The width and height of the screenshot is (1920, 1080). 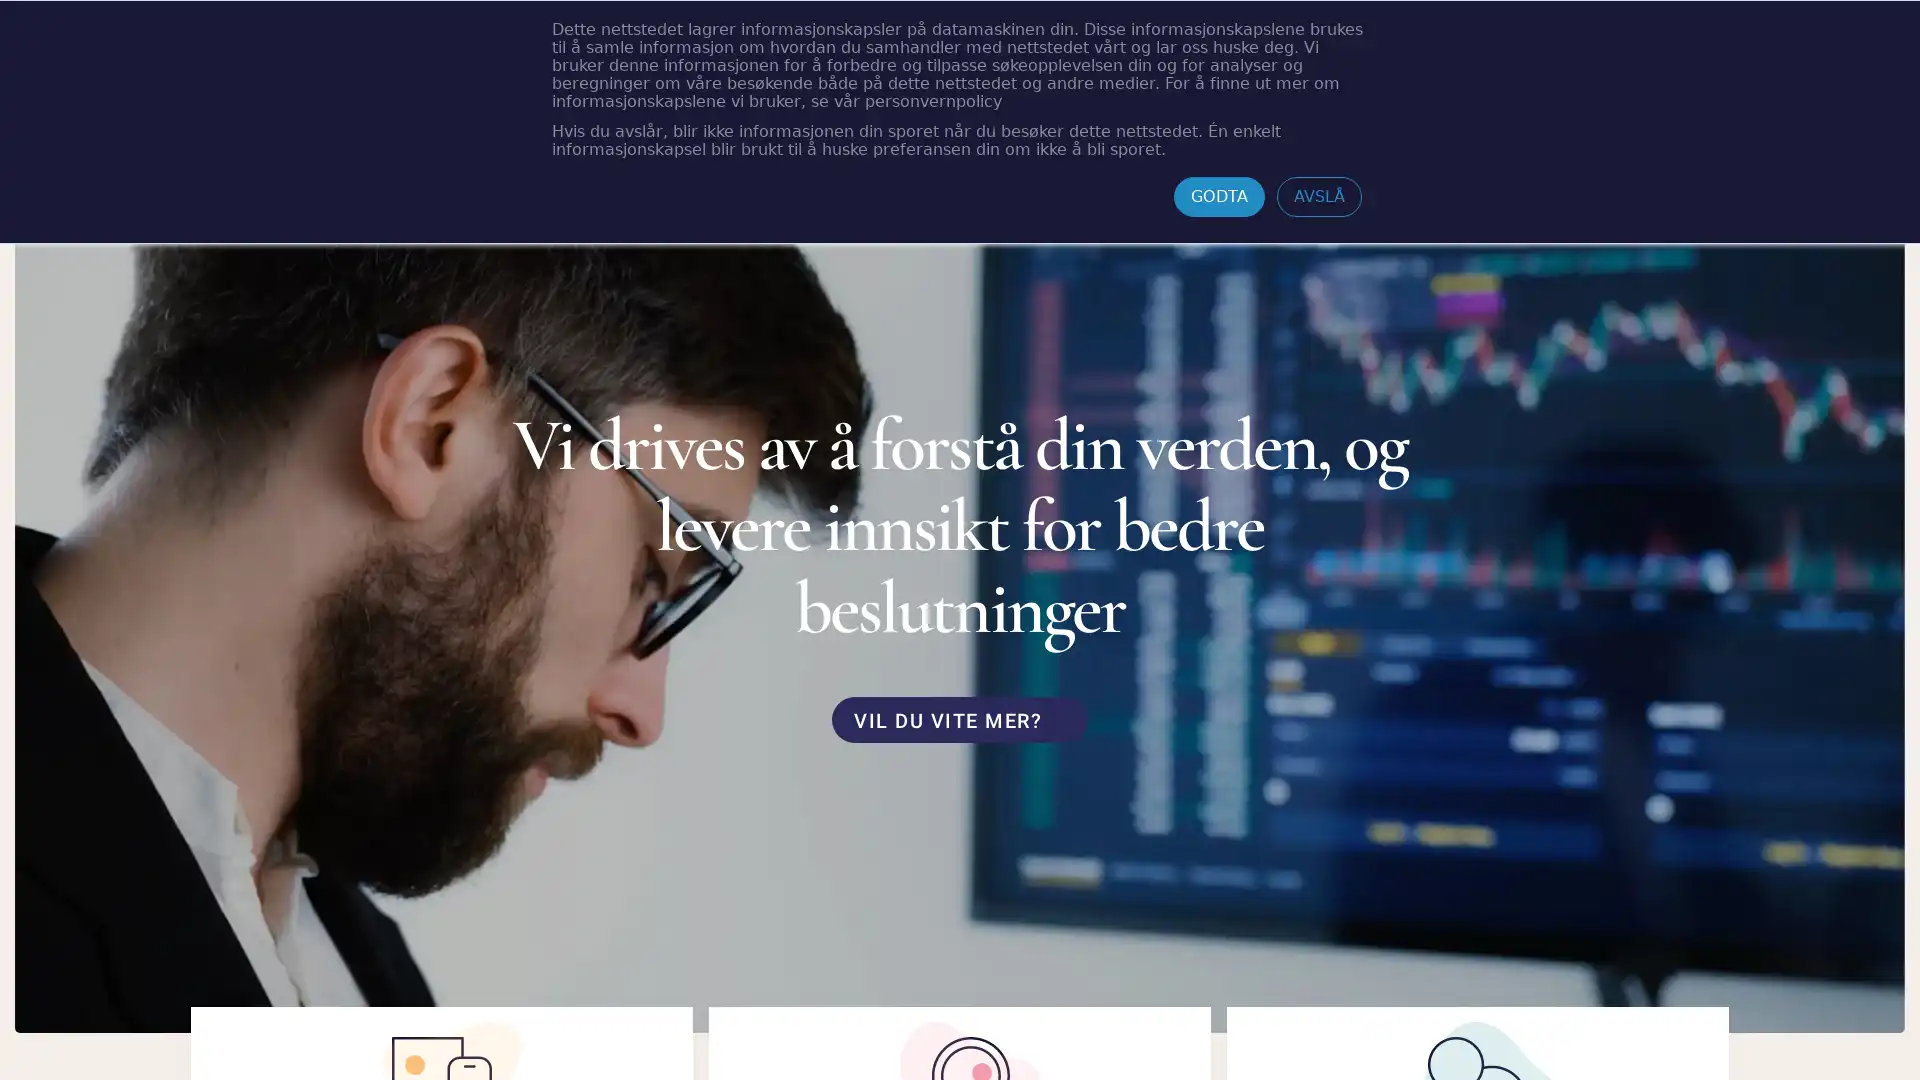 I want to click on AVSLA, so click(x=1319, y=196).